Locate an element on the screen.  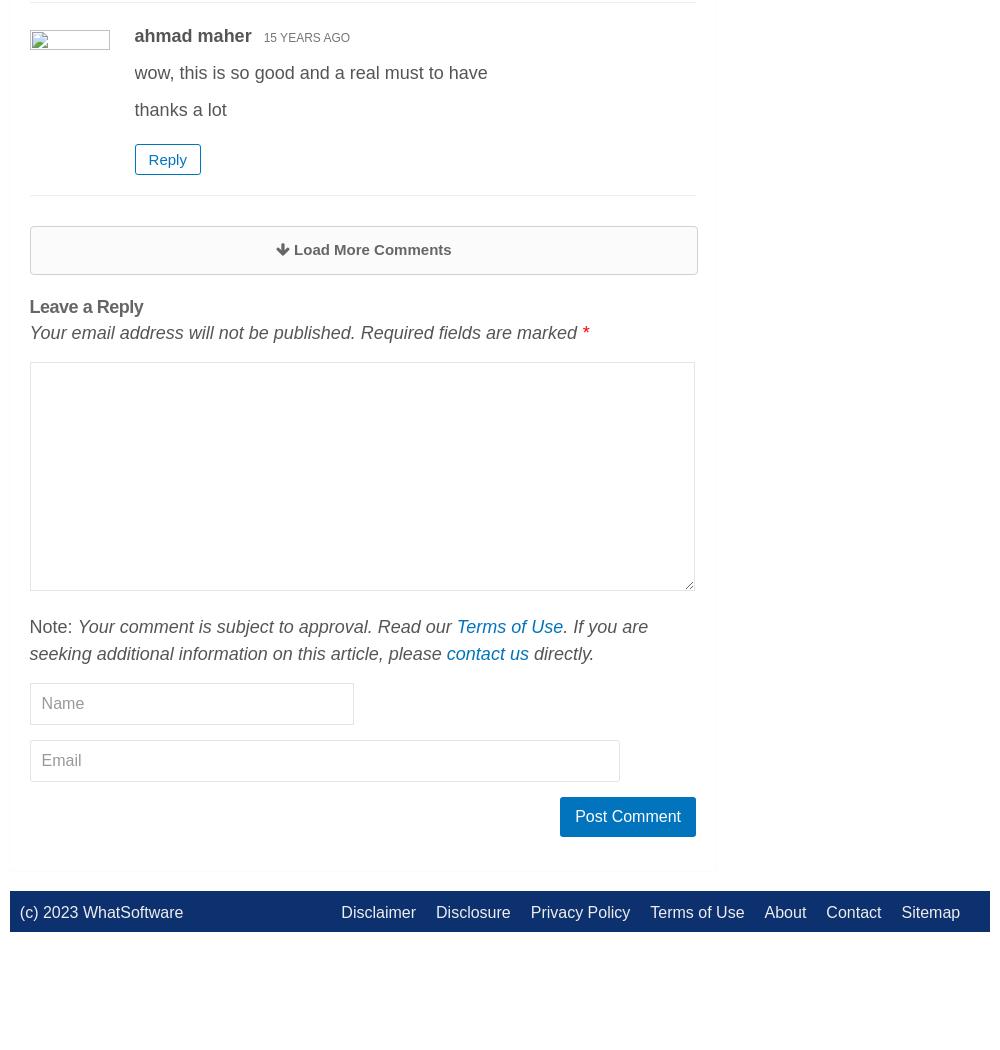
'. If you are seeking additional information on this article, please' is located at coordinates (337, 638).